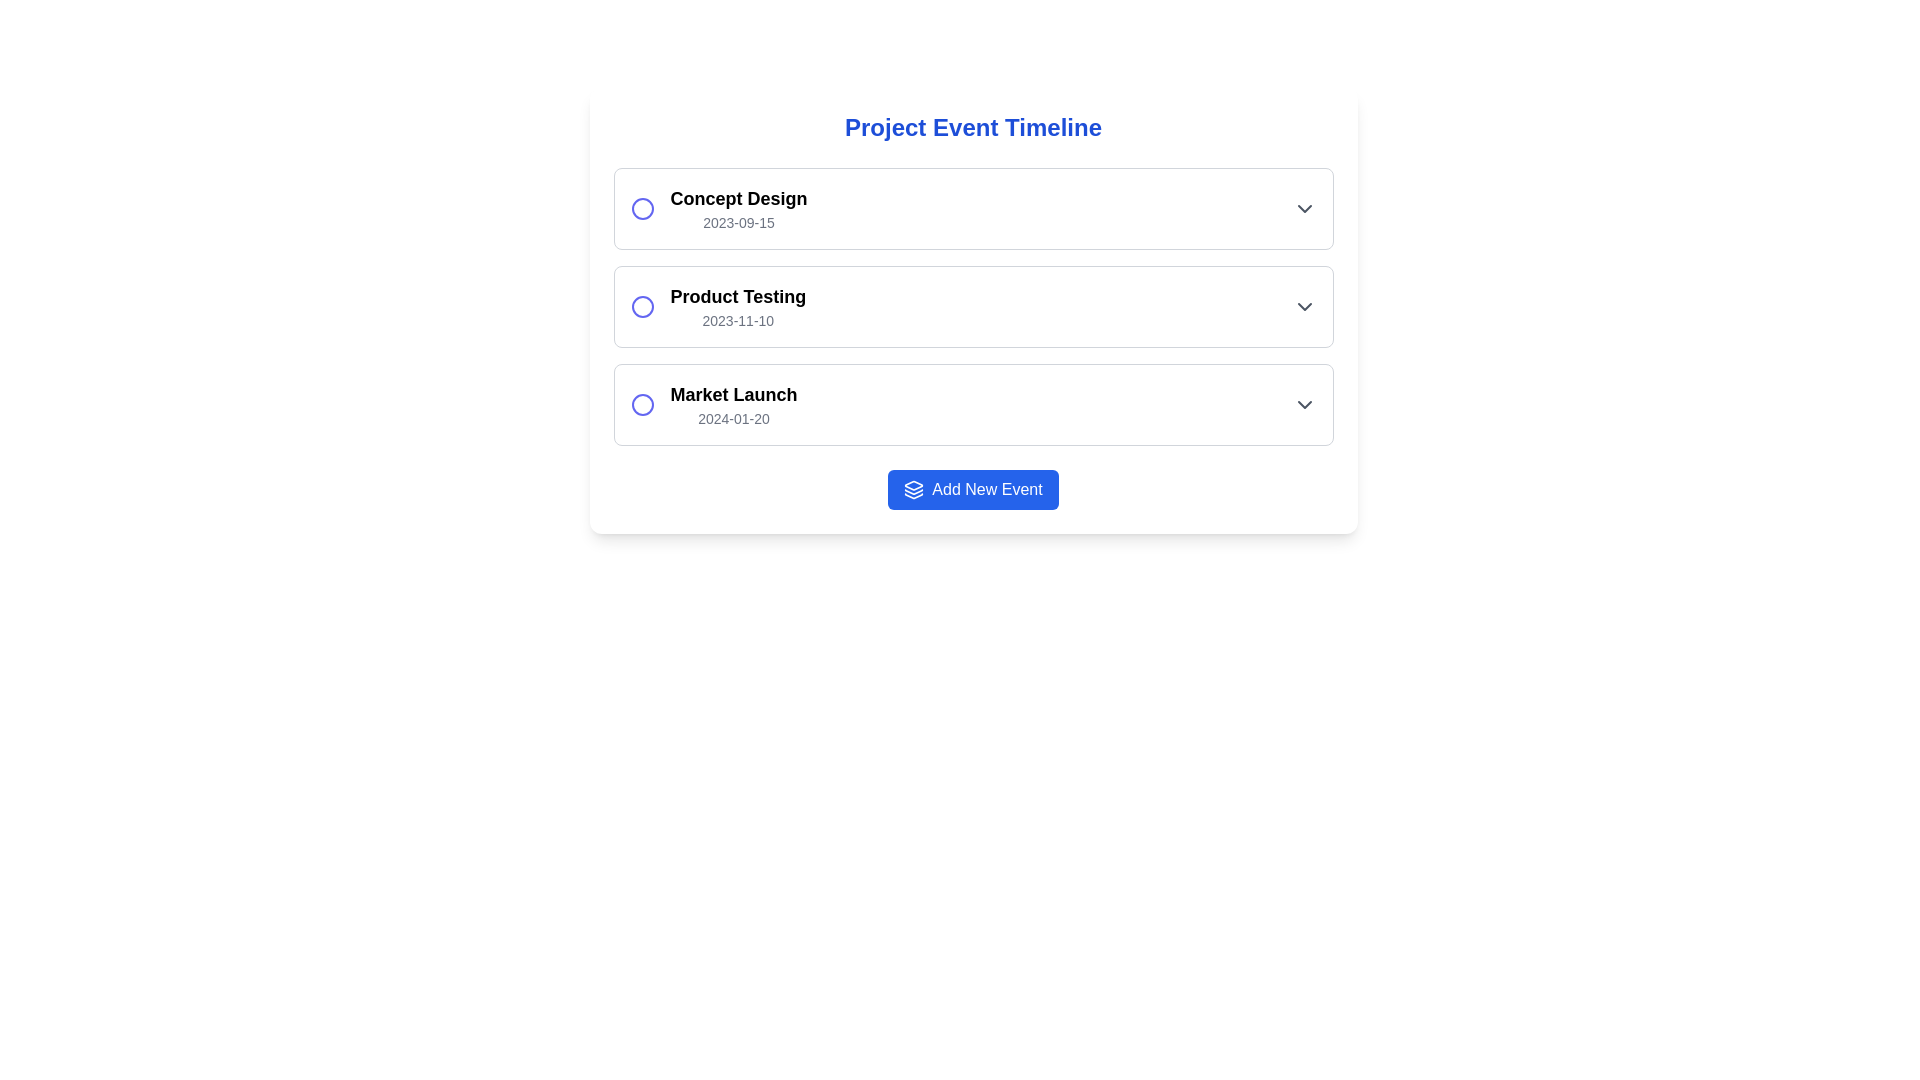  I want to click on the layer icon, which is a graphical depiction of a layer-like structure located in the middle-right section of the visible interface within the first sub-section of a three-item sequence, so click(913, 485).